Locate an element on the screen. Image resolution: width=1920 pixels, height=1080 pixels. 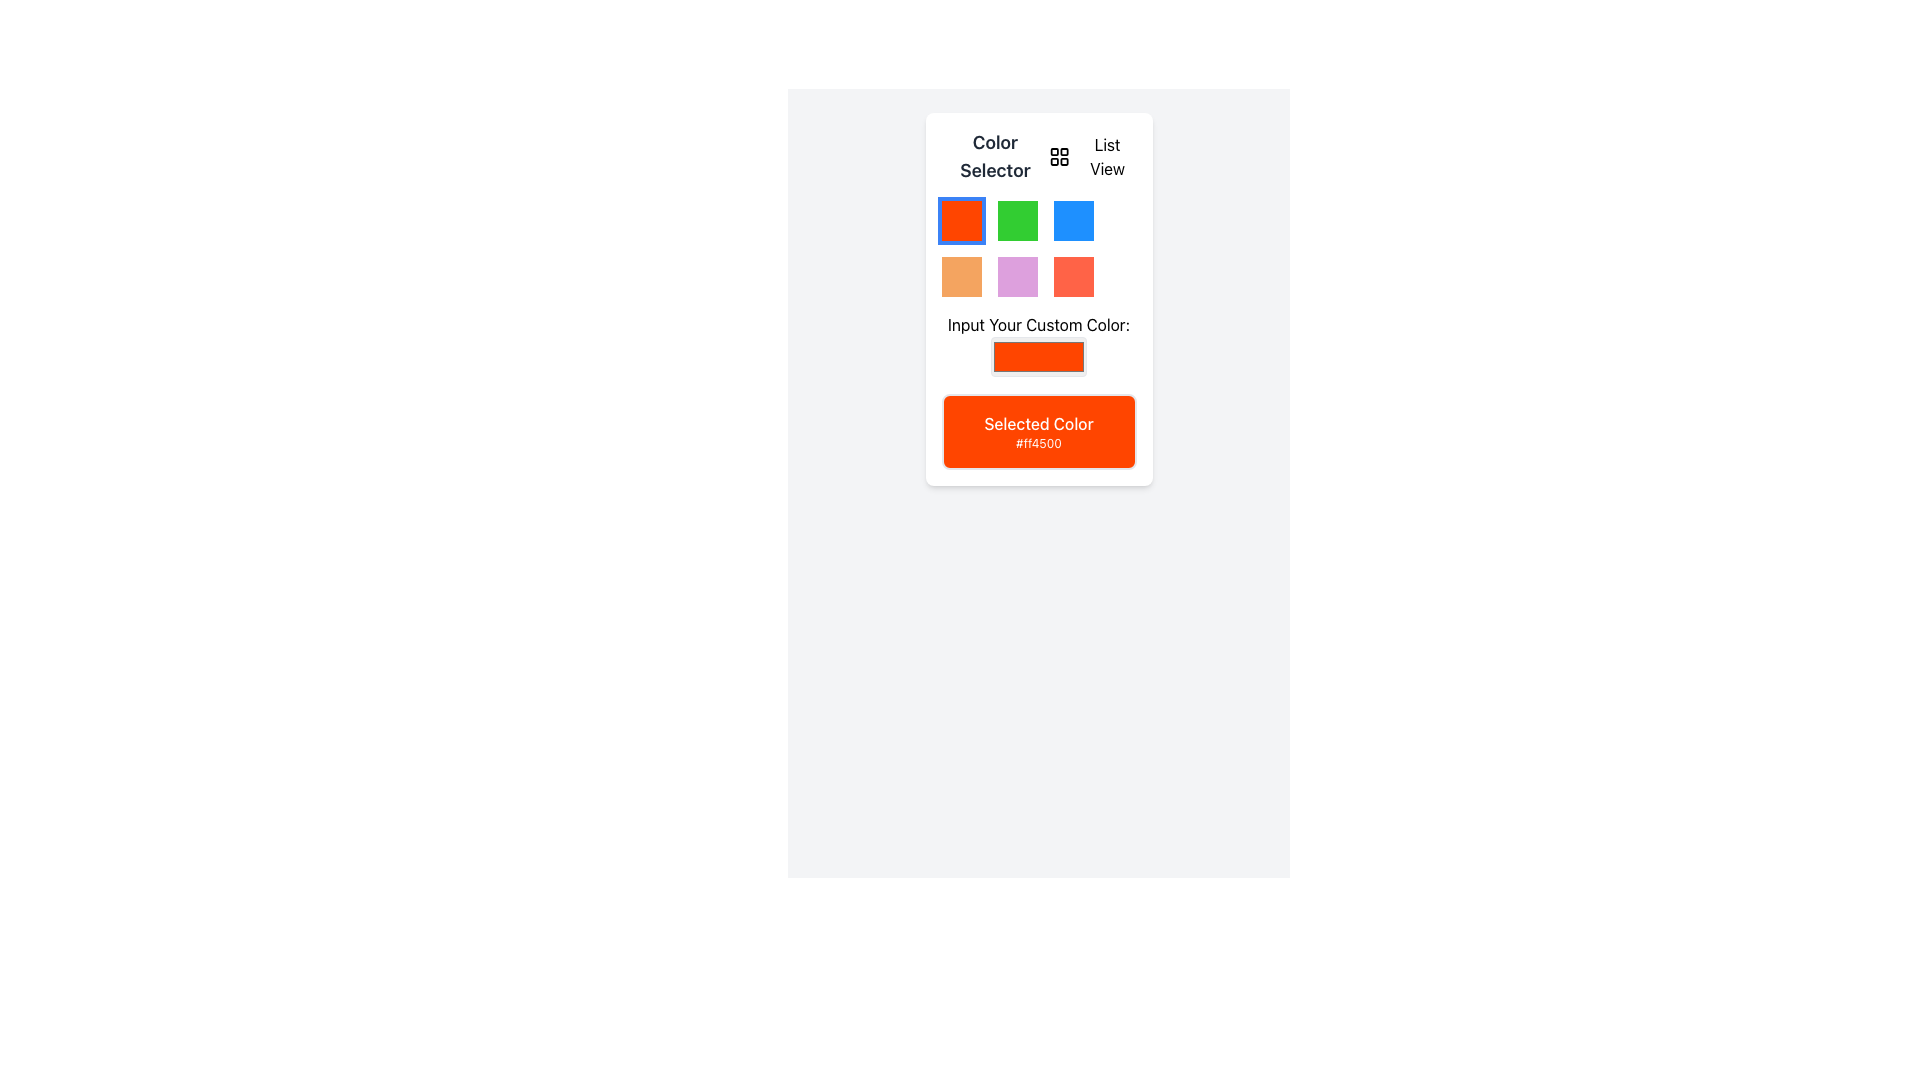
the button labeled 'List View' that contains a grid-like icon, located at the top right corner of the 'Color Selector' section is located at coordinates (1091, 156).